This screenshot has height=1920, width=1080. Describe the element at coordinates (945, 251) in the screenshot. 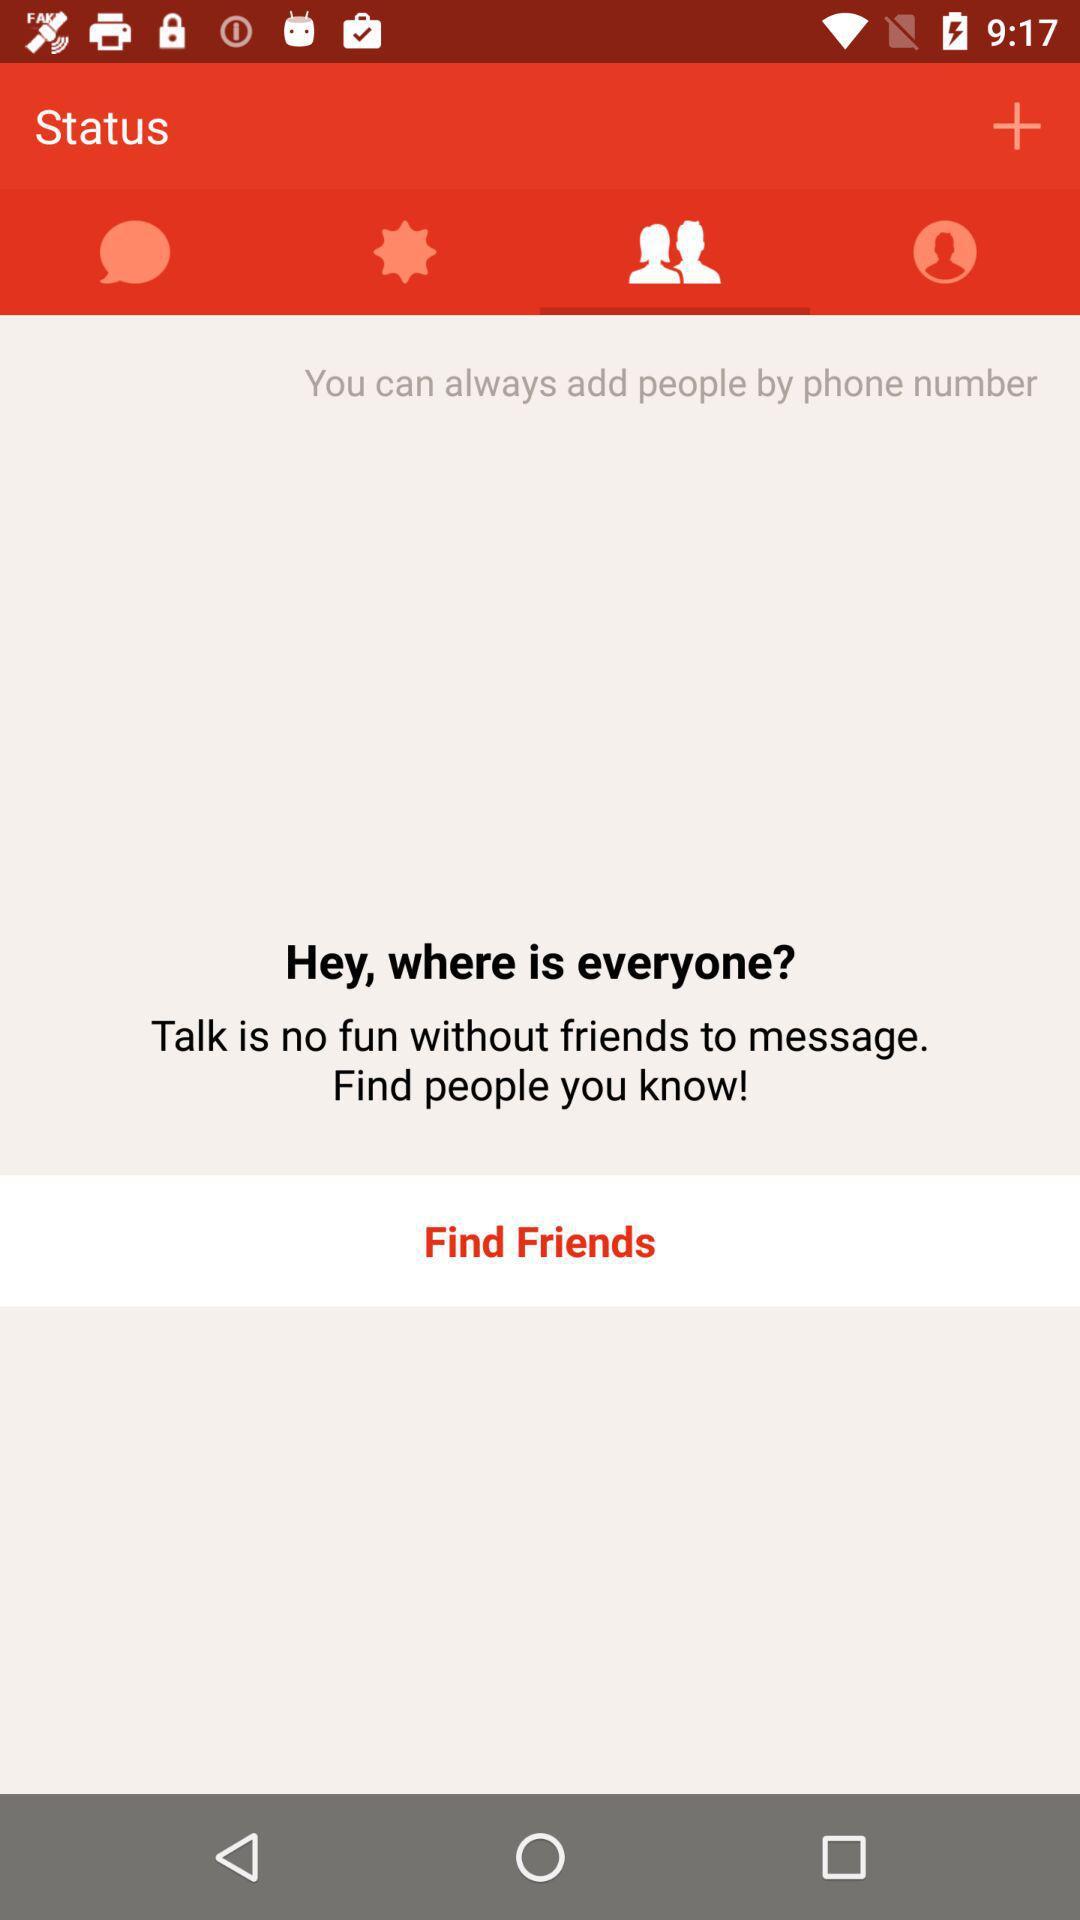

I see `contacts` at that location.